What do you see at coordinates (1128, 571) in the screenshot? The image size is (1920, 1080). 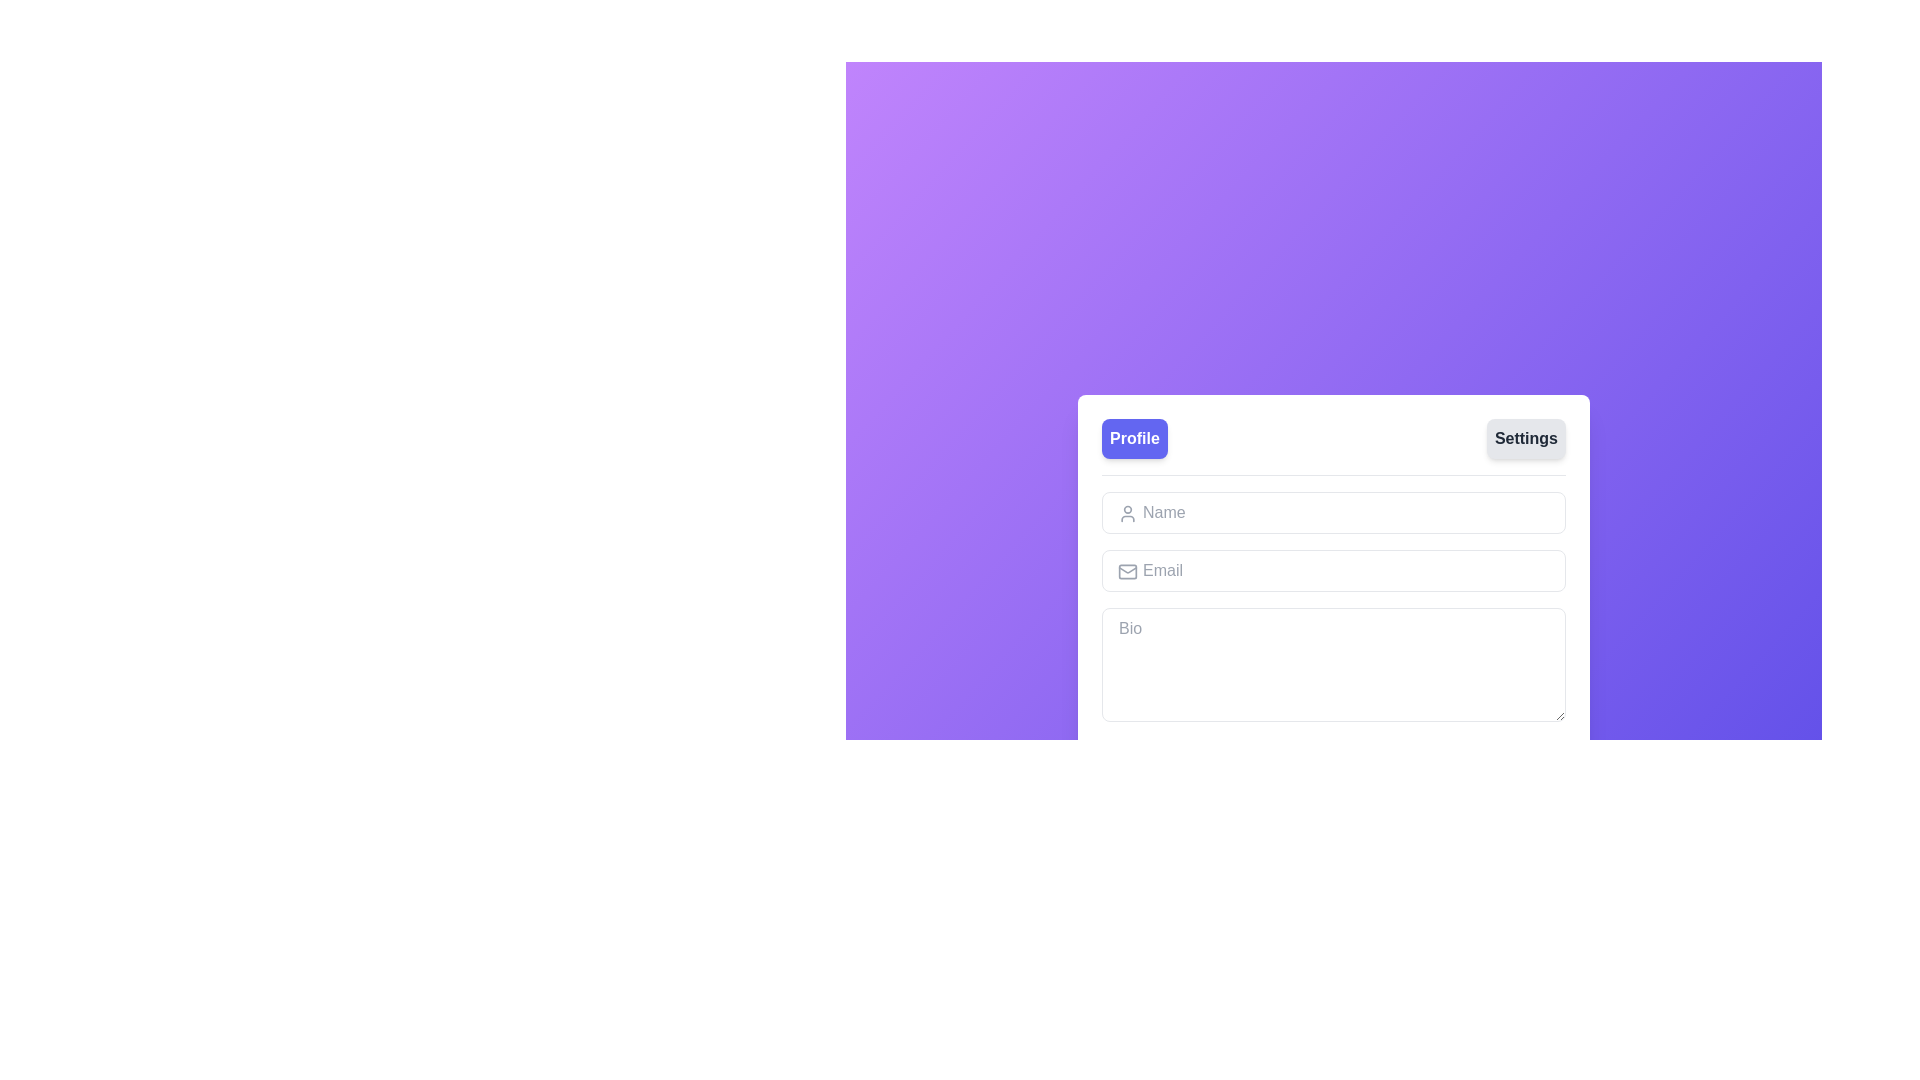 I see `the envelope-shaped icon indicating the email input field, located on the left side of the 'Email' input field` at bounding box center [1128, 571].